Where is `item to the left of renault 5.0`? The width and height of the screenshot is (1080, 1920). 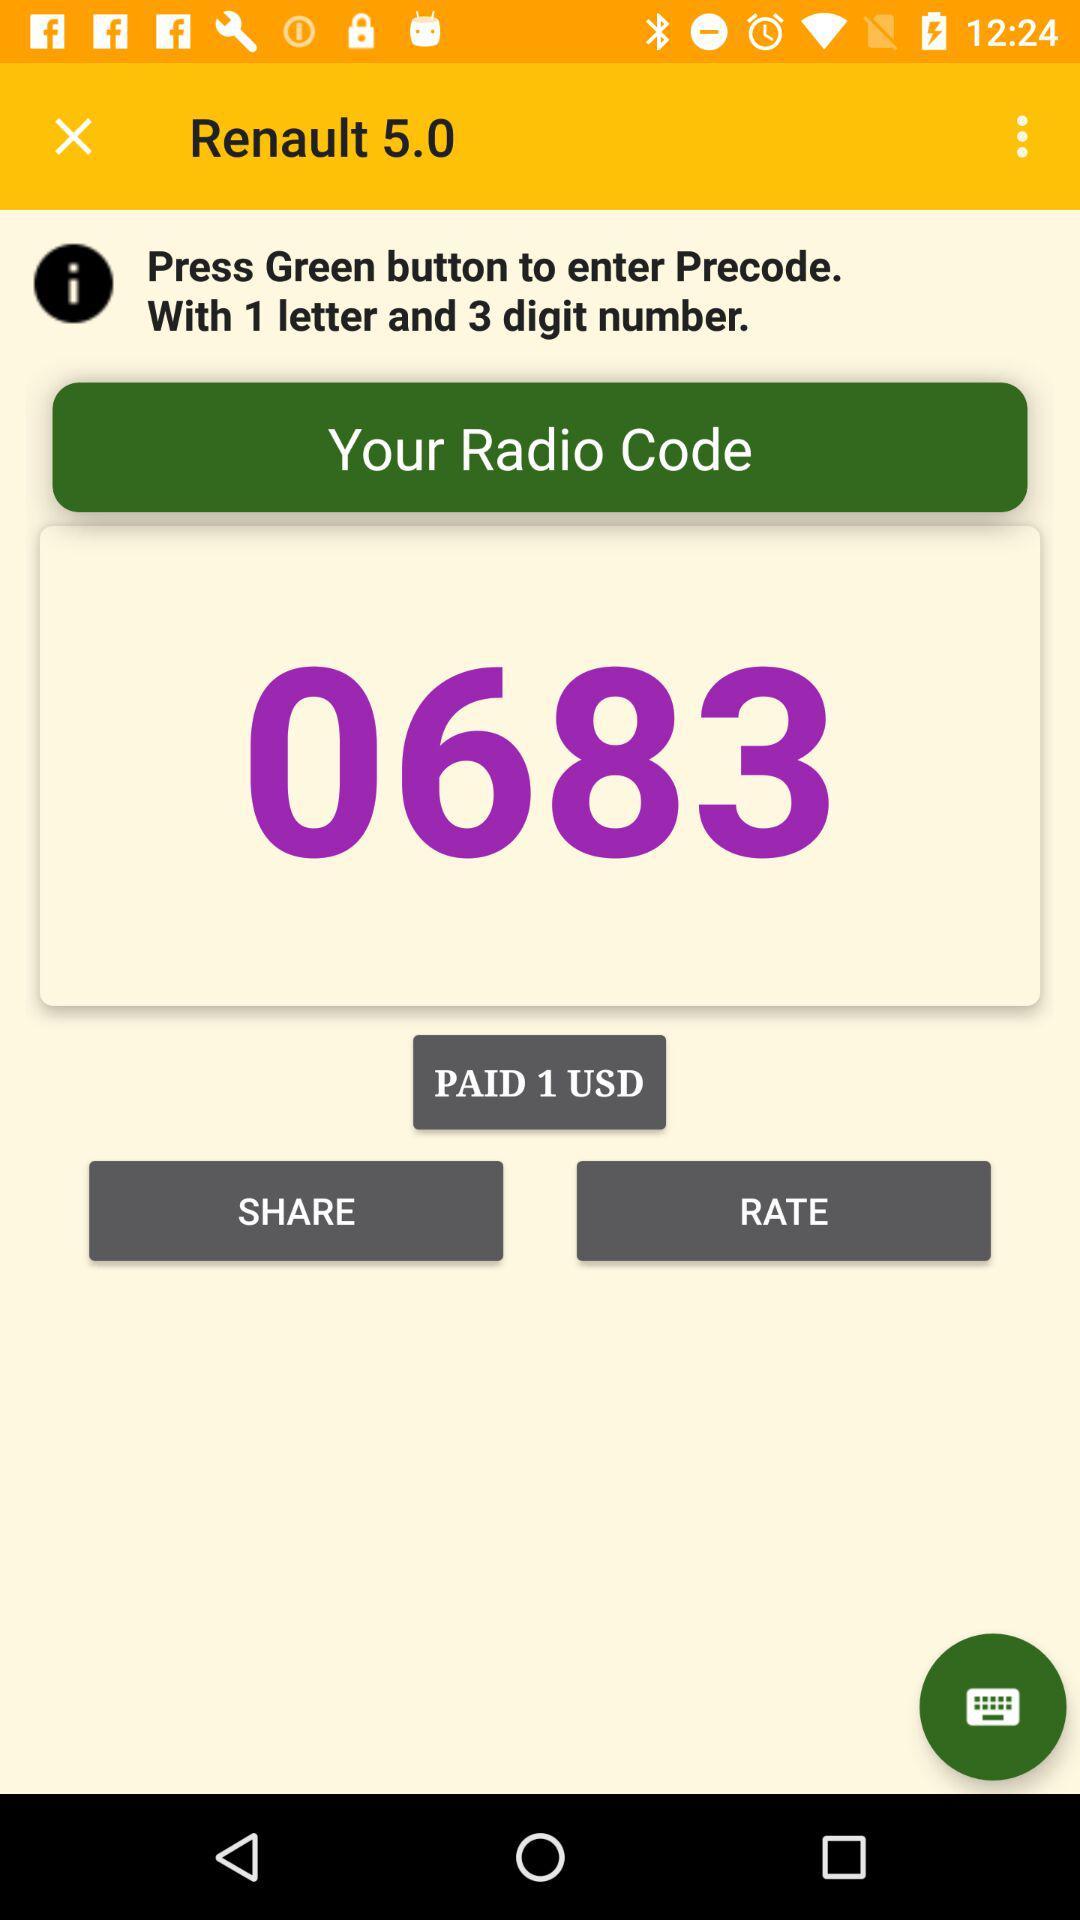 item to the left of renault 5.0 is located at coordinates (72, 135).